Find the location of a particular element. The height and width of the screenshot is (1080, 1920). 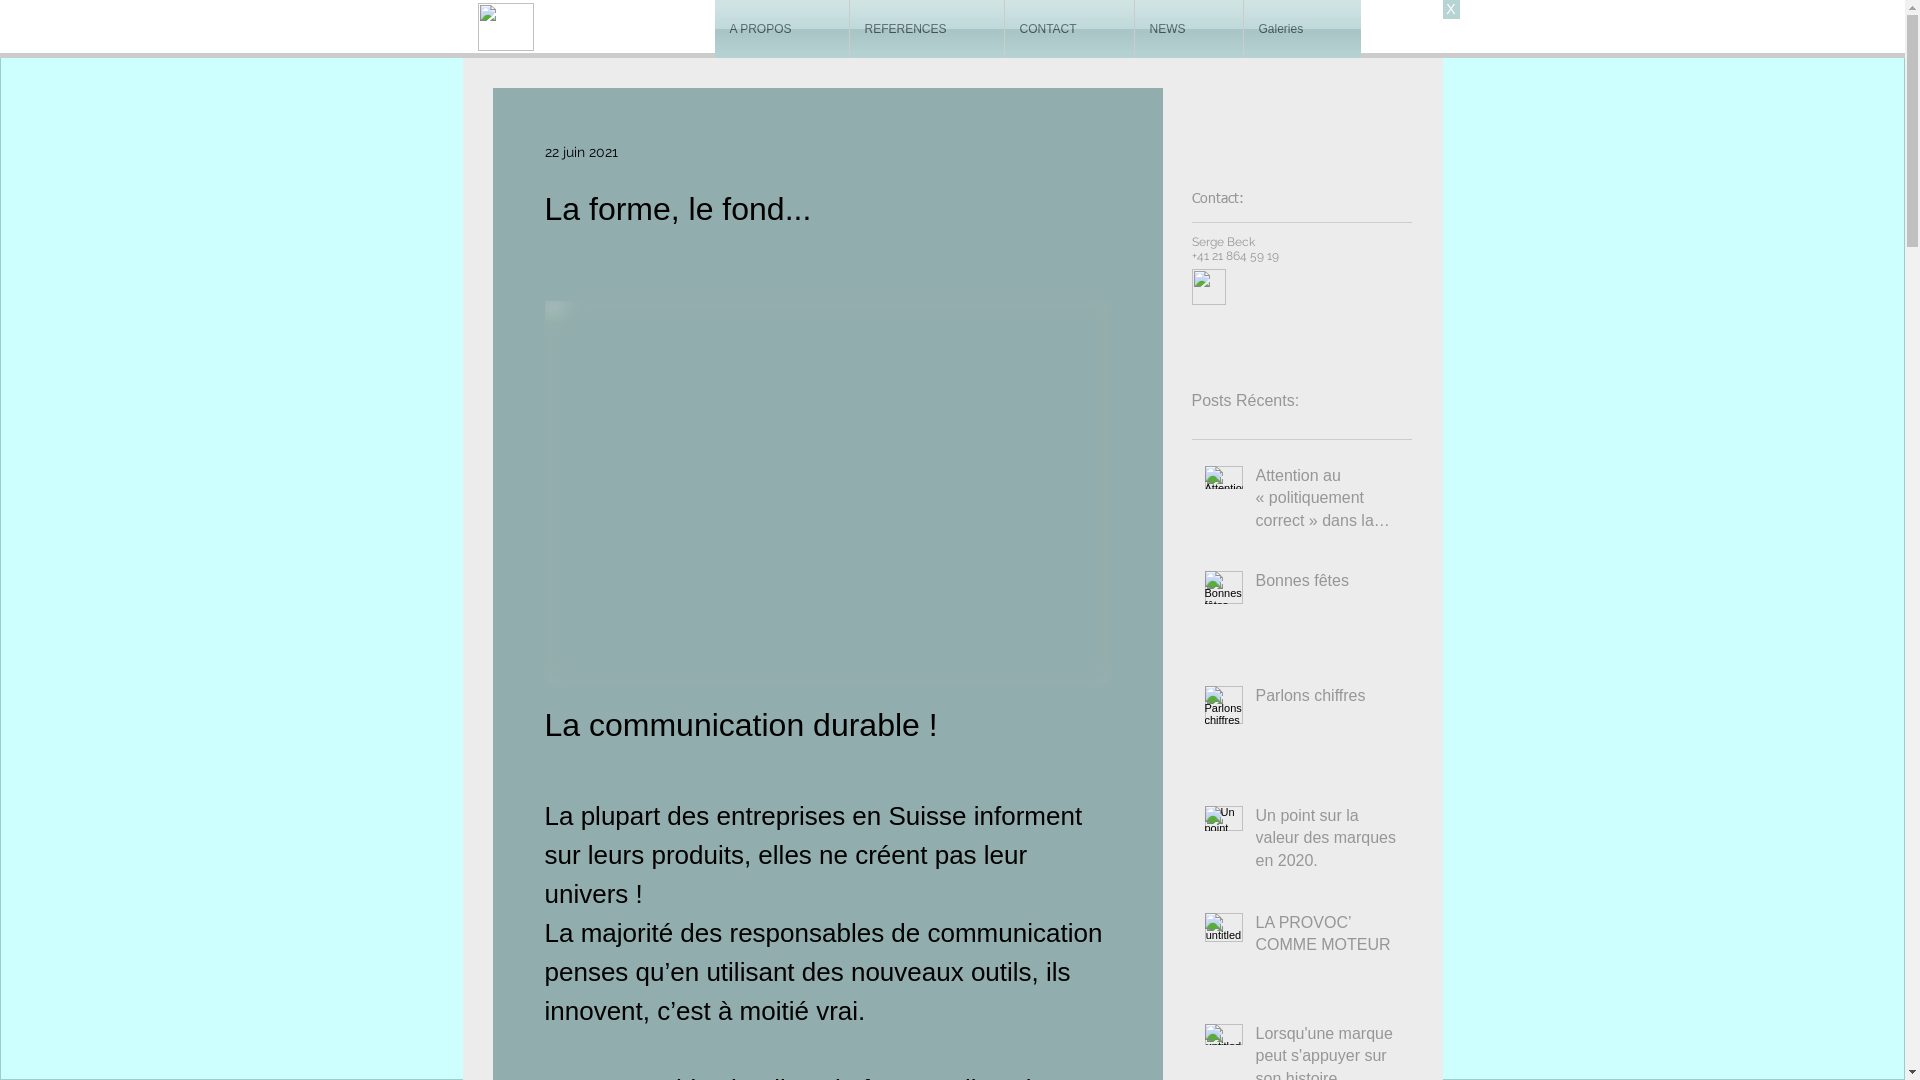

'Galeries' is located at coordinates (1302, 29).